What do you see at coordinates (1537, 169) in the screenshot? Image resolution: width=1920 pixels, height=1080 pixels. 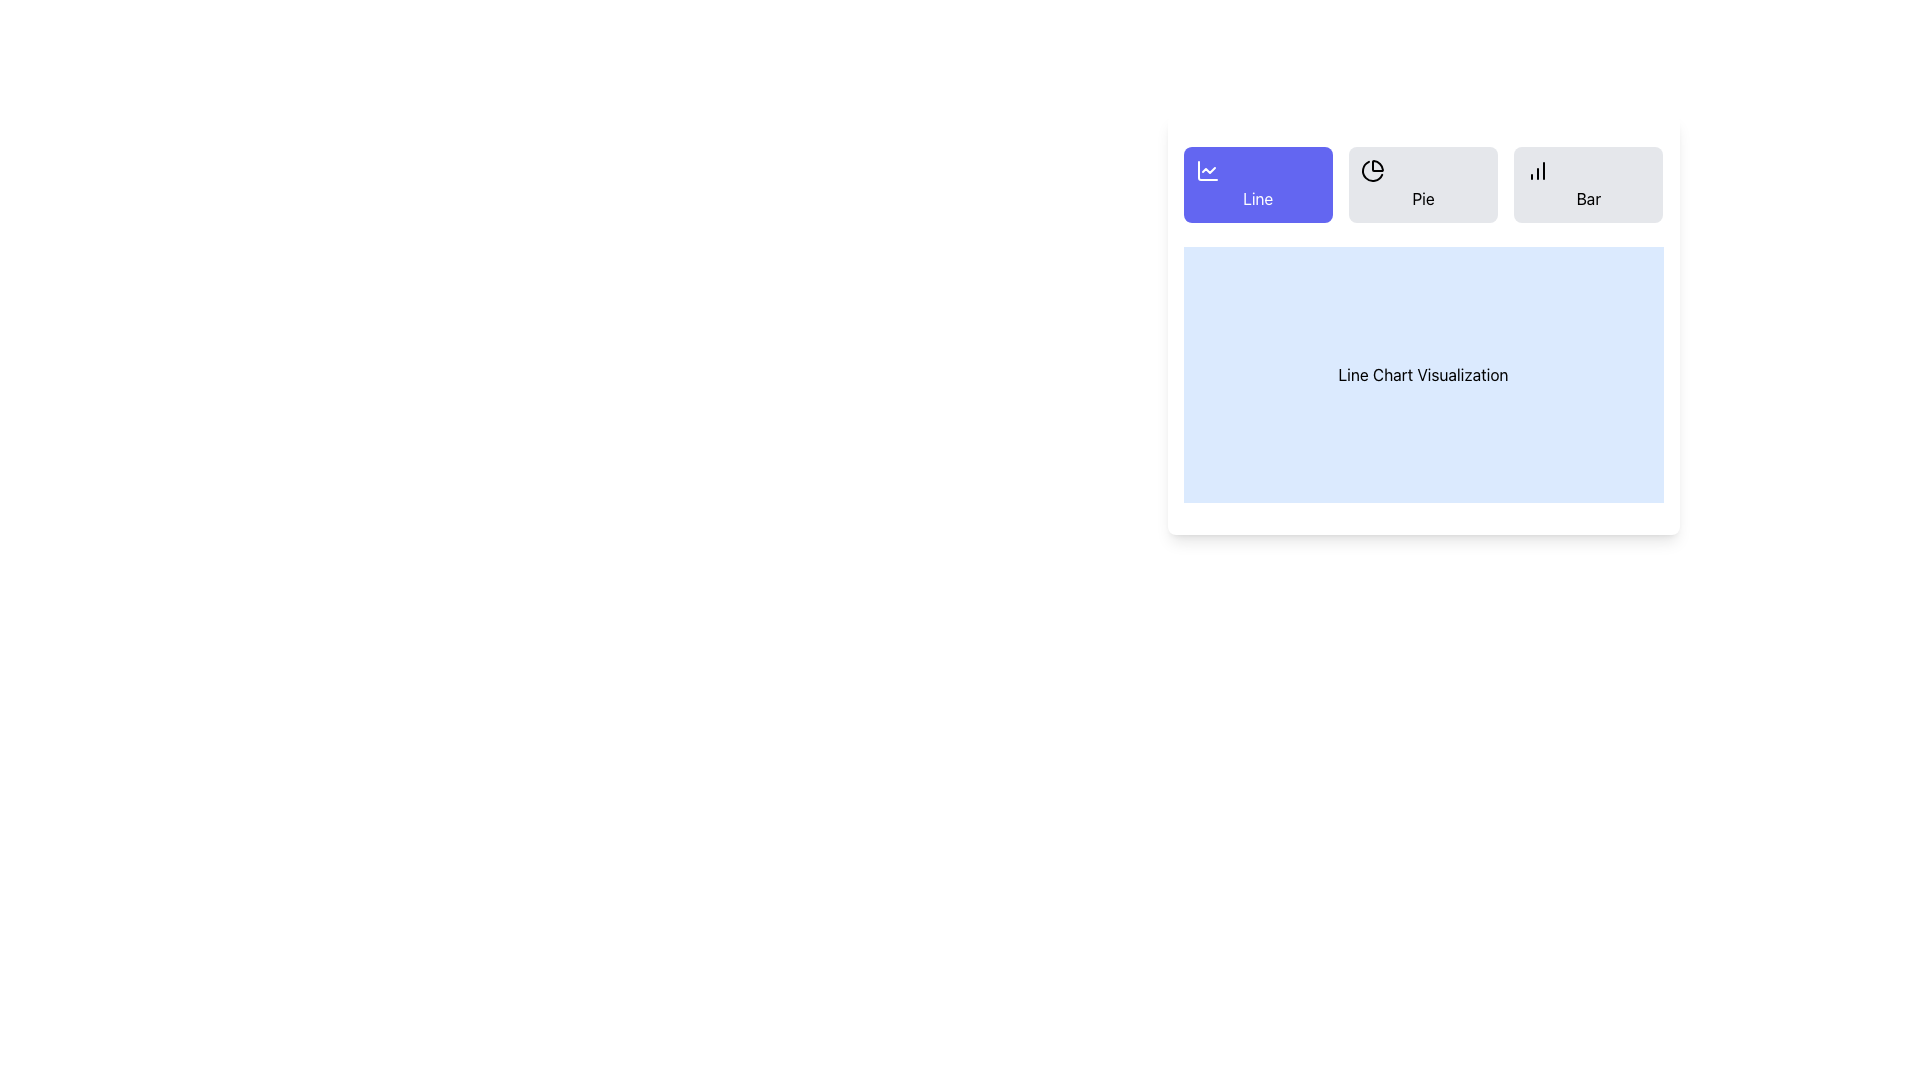 I see `the bar chart icon located within the 'Bar' button in the header section` at bounding box center [1537, 169].